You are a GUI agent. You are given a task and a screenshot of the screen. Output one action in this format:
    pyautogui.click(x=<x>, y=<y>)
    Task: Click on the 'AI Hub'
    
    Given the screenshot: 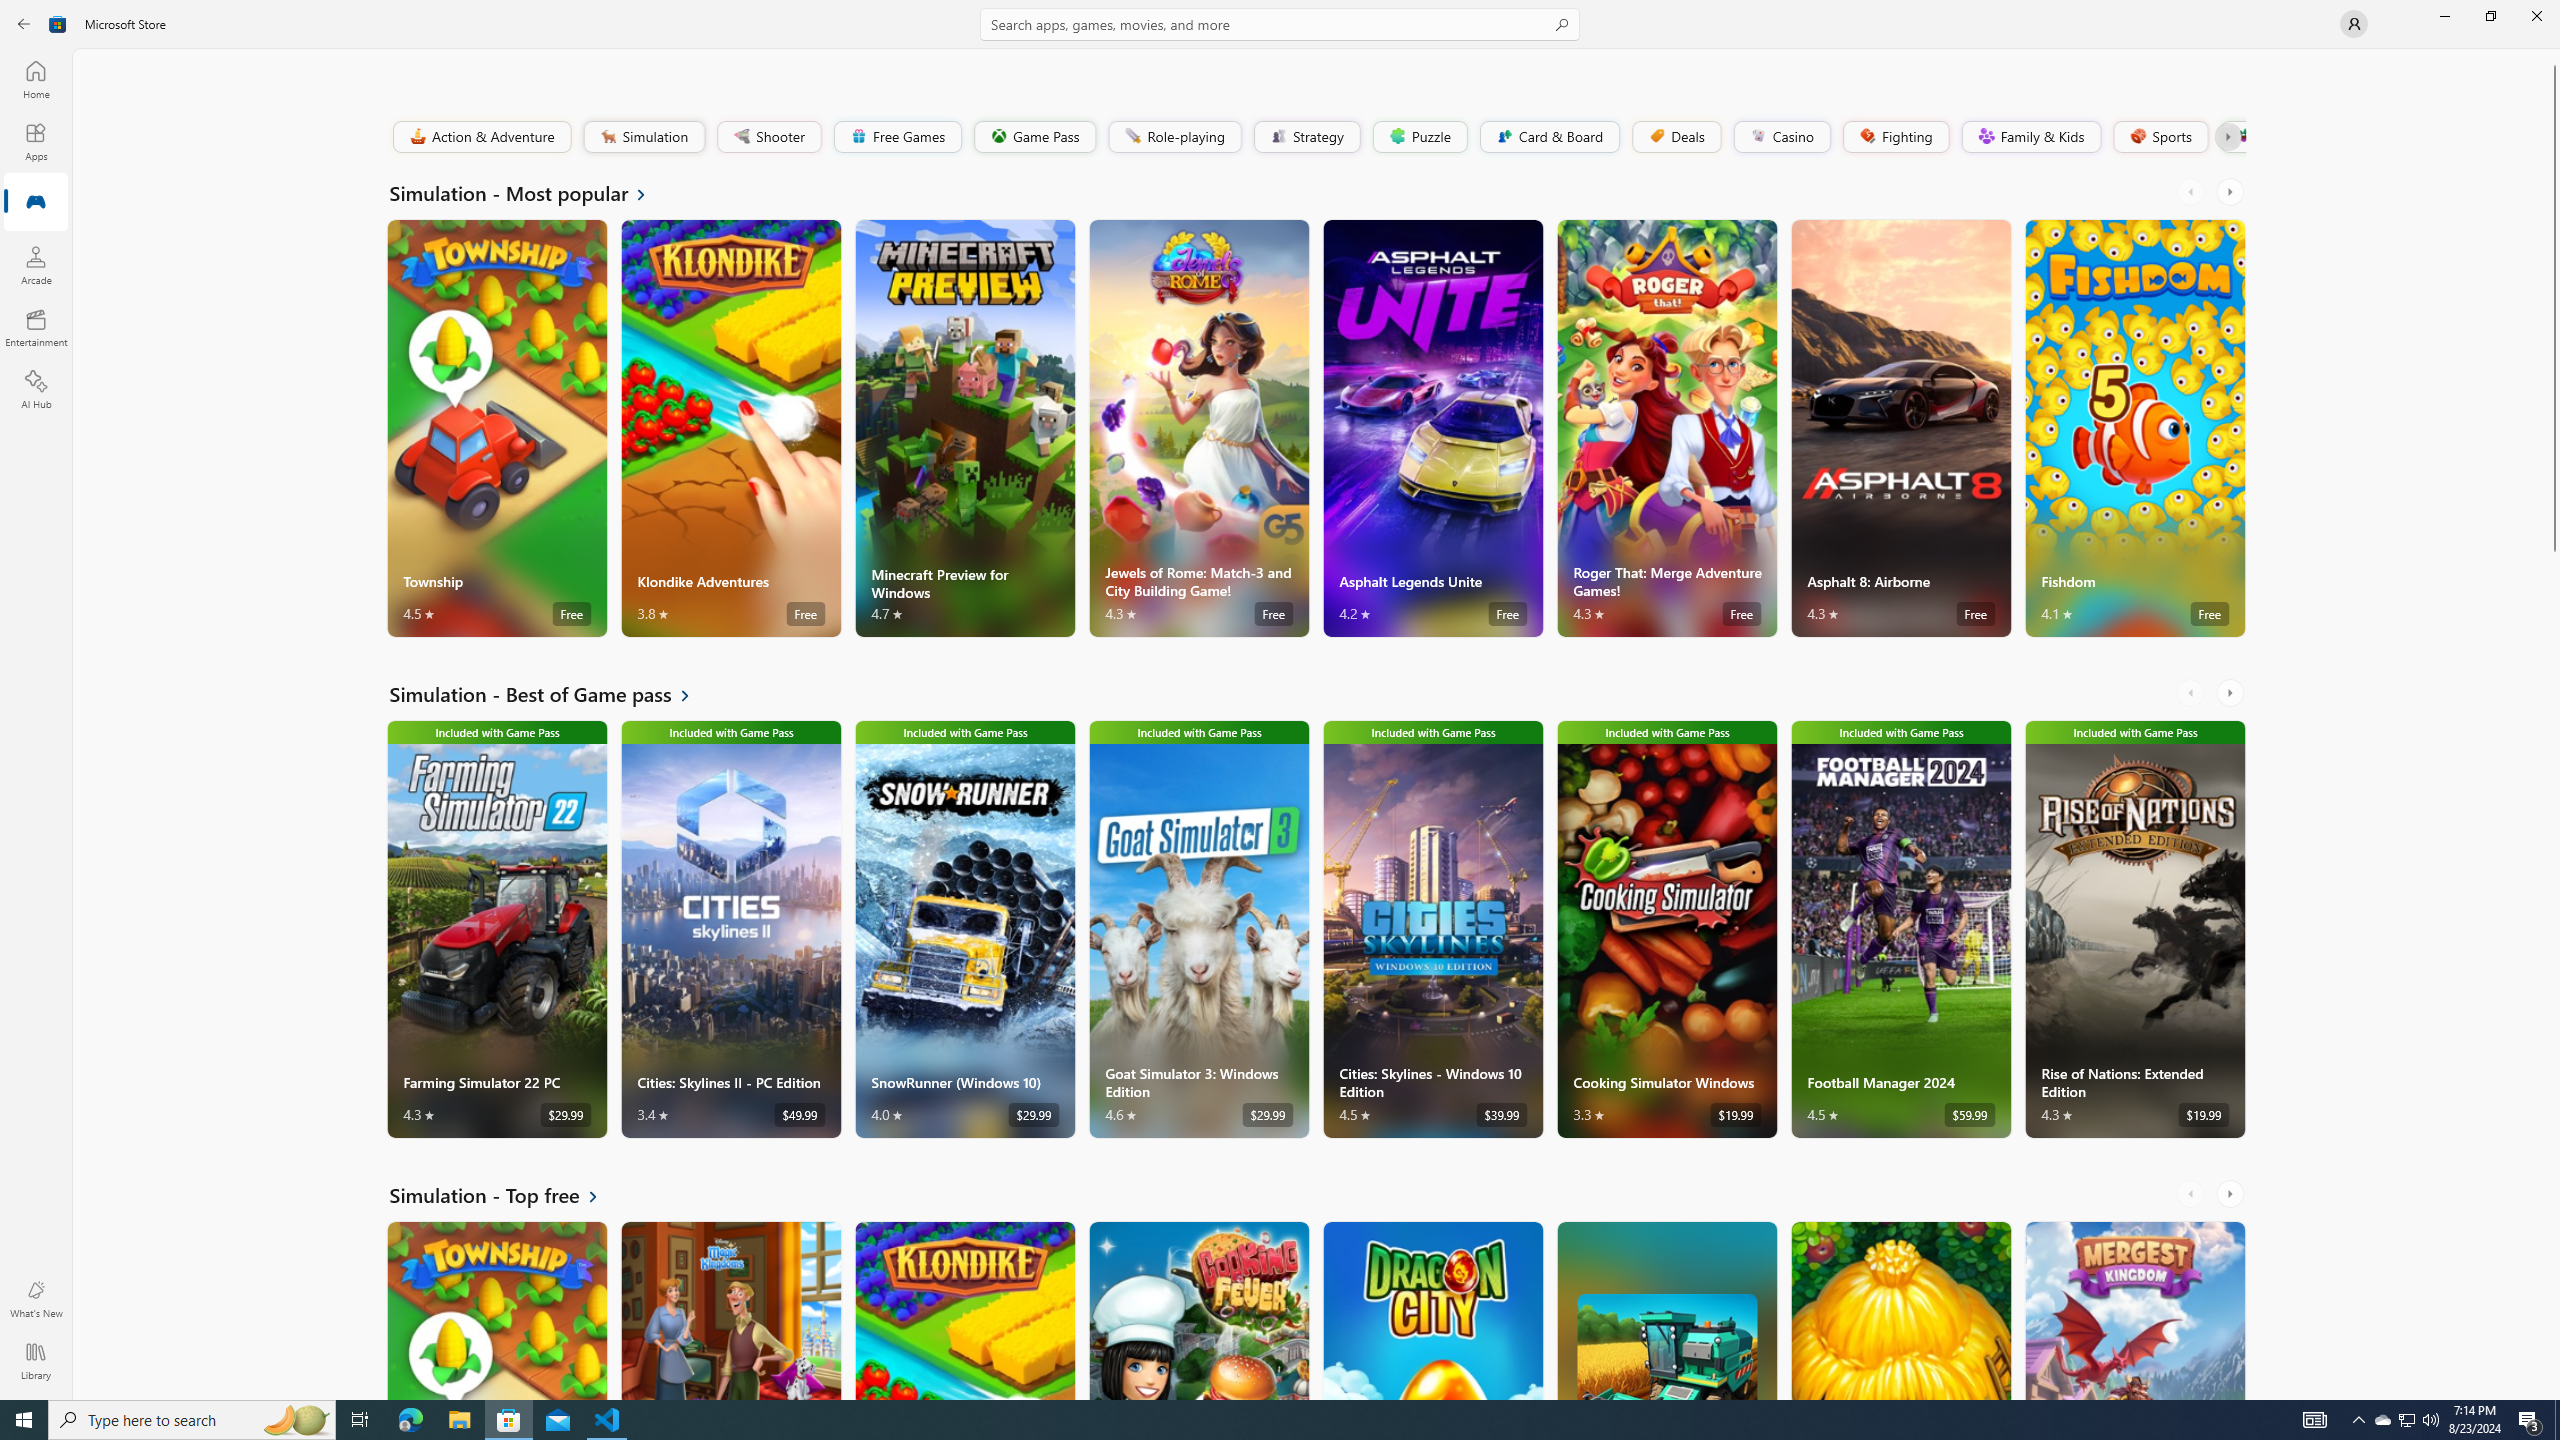 What is the action you would take?
    pyautogui.click(x=34, y=388)
    